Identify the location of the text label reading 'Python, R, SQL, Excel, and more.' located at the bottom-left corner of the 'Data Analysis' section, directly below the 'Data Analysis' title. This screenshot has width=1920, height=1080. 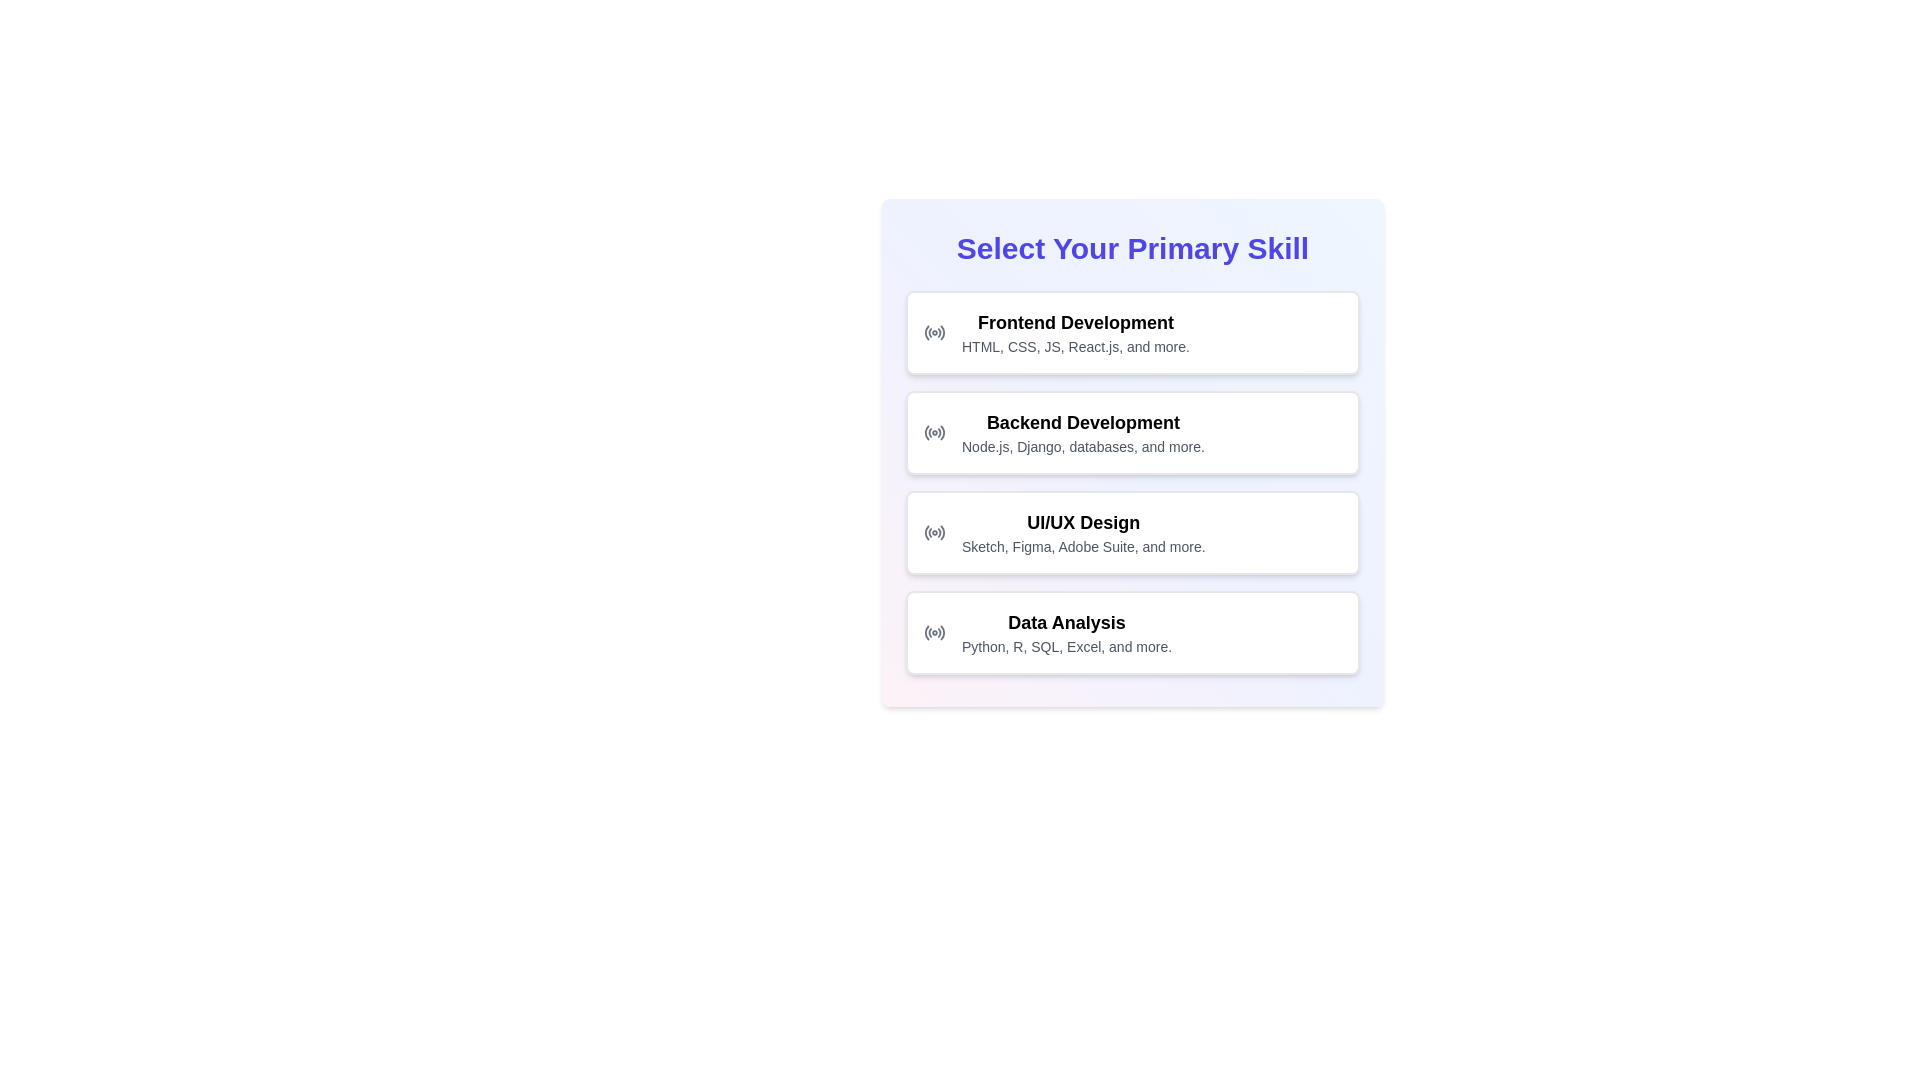
(1066, 647).